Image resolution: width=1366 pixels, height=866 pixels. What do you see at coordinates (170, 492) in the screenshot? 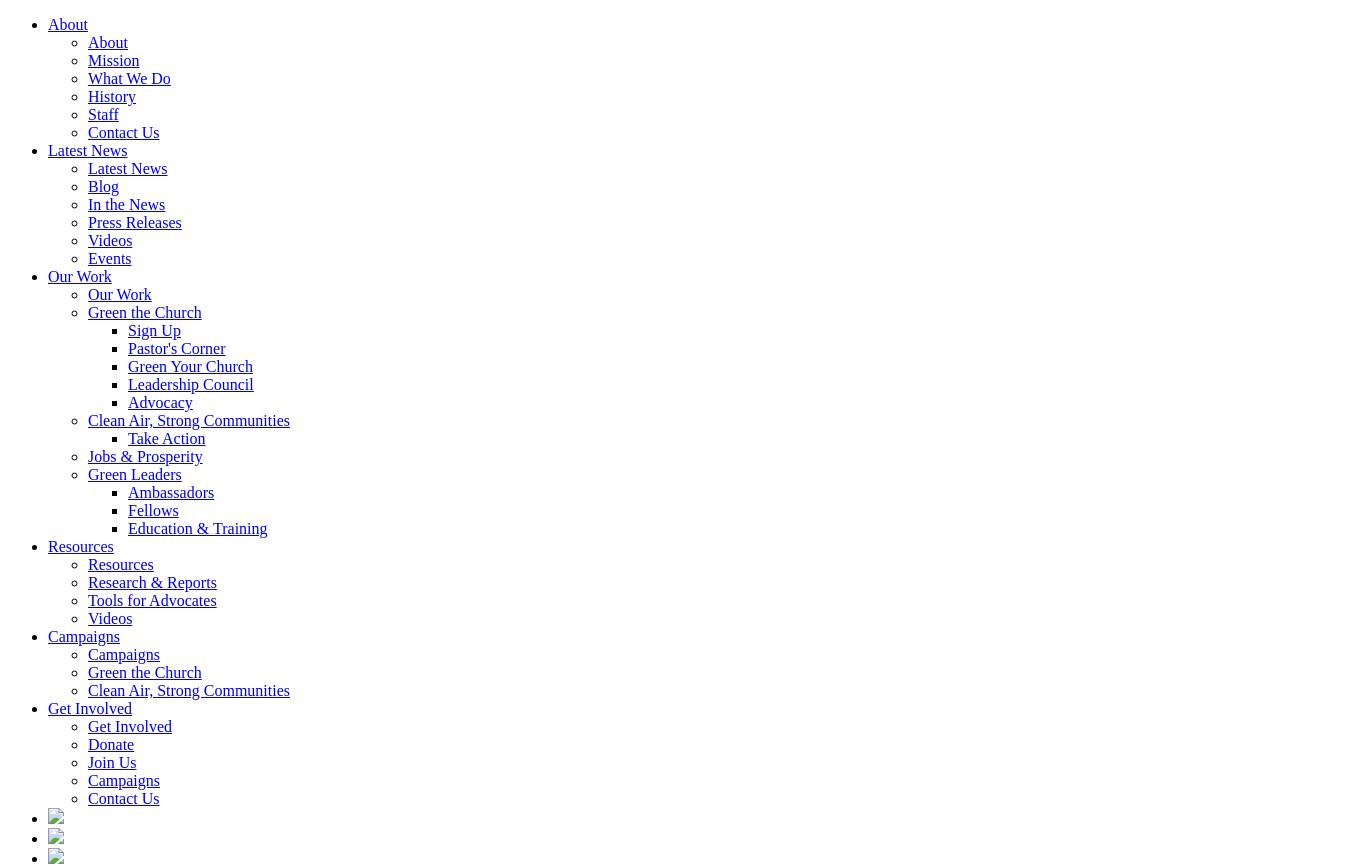
I see `'Ambassadors'` at bounding box center [170, 492].